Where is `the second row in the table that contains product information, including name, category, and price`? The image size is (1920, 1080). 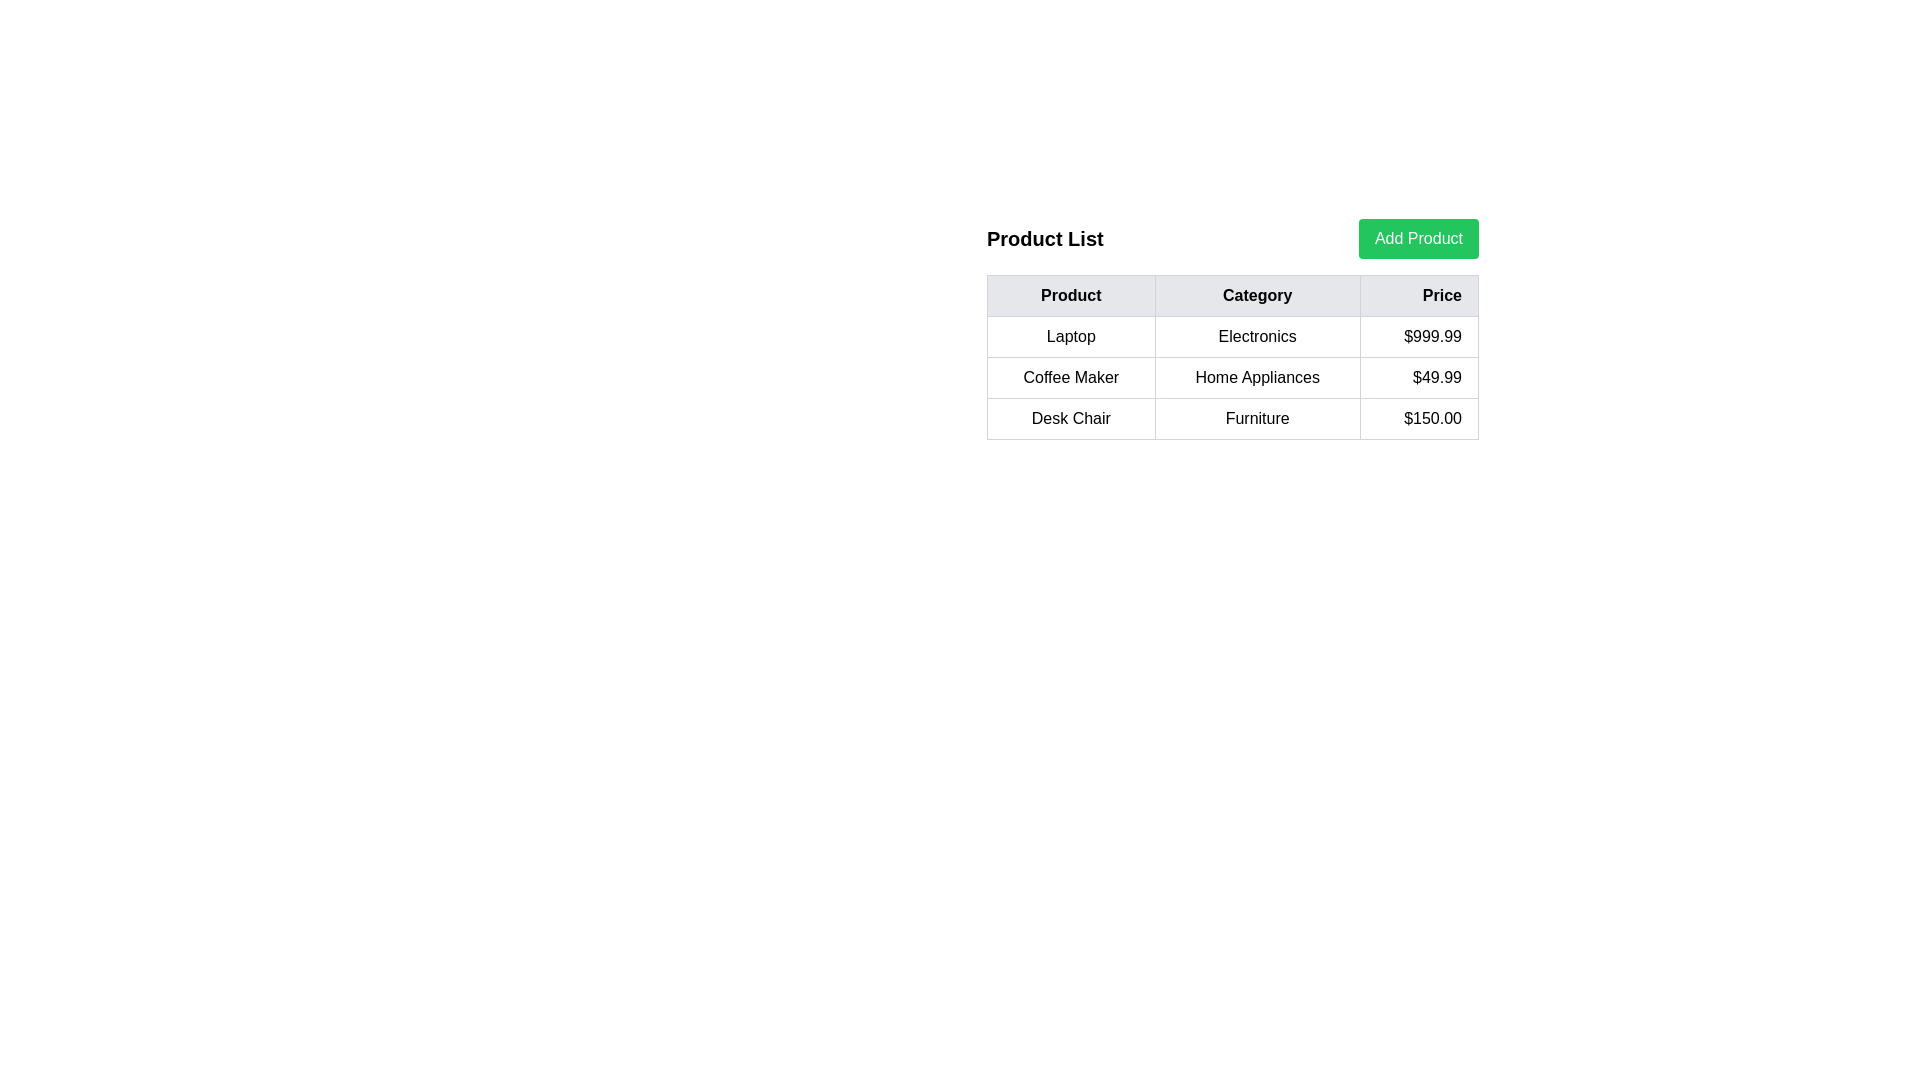 the second row in the table that contains product information, including name, category, and price is located at coordinates (1232, 378).